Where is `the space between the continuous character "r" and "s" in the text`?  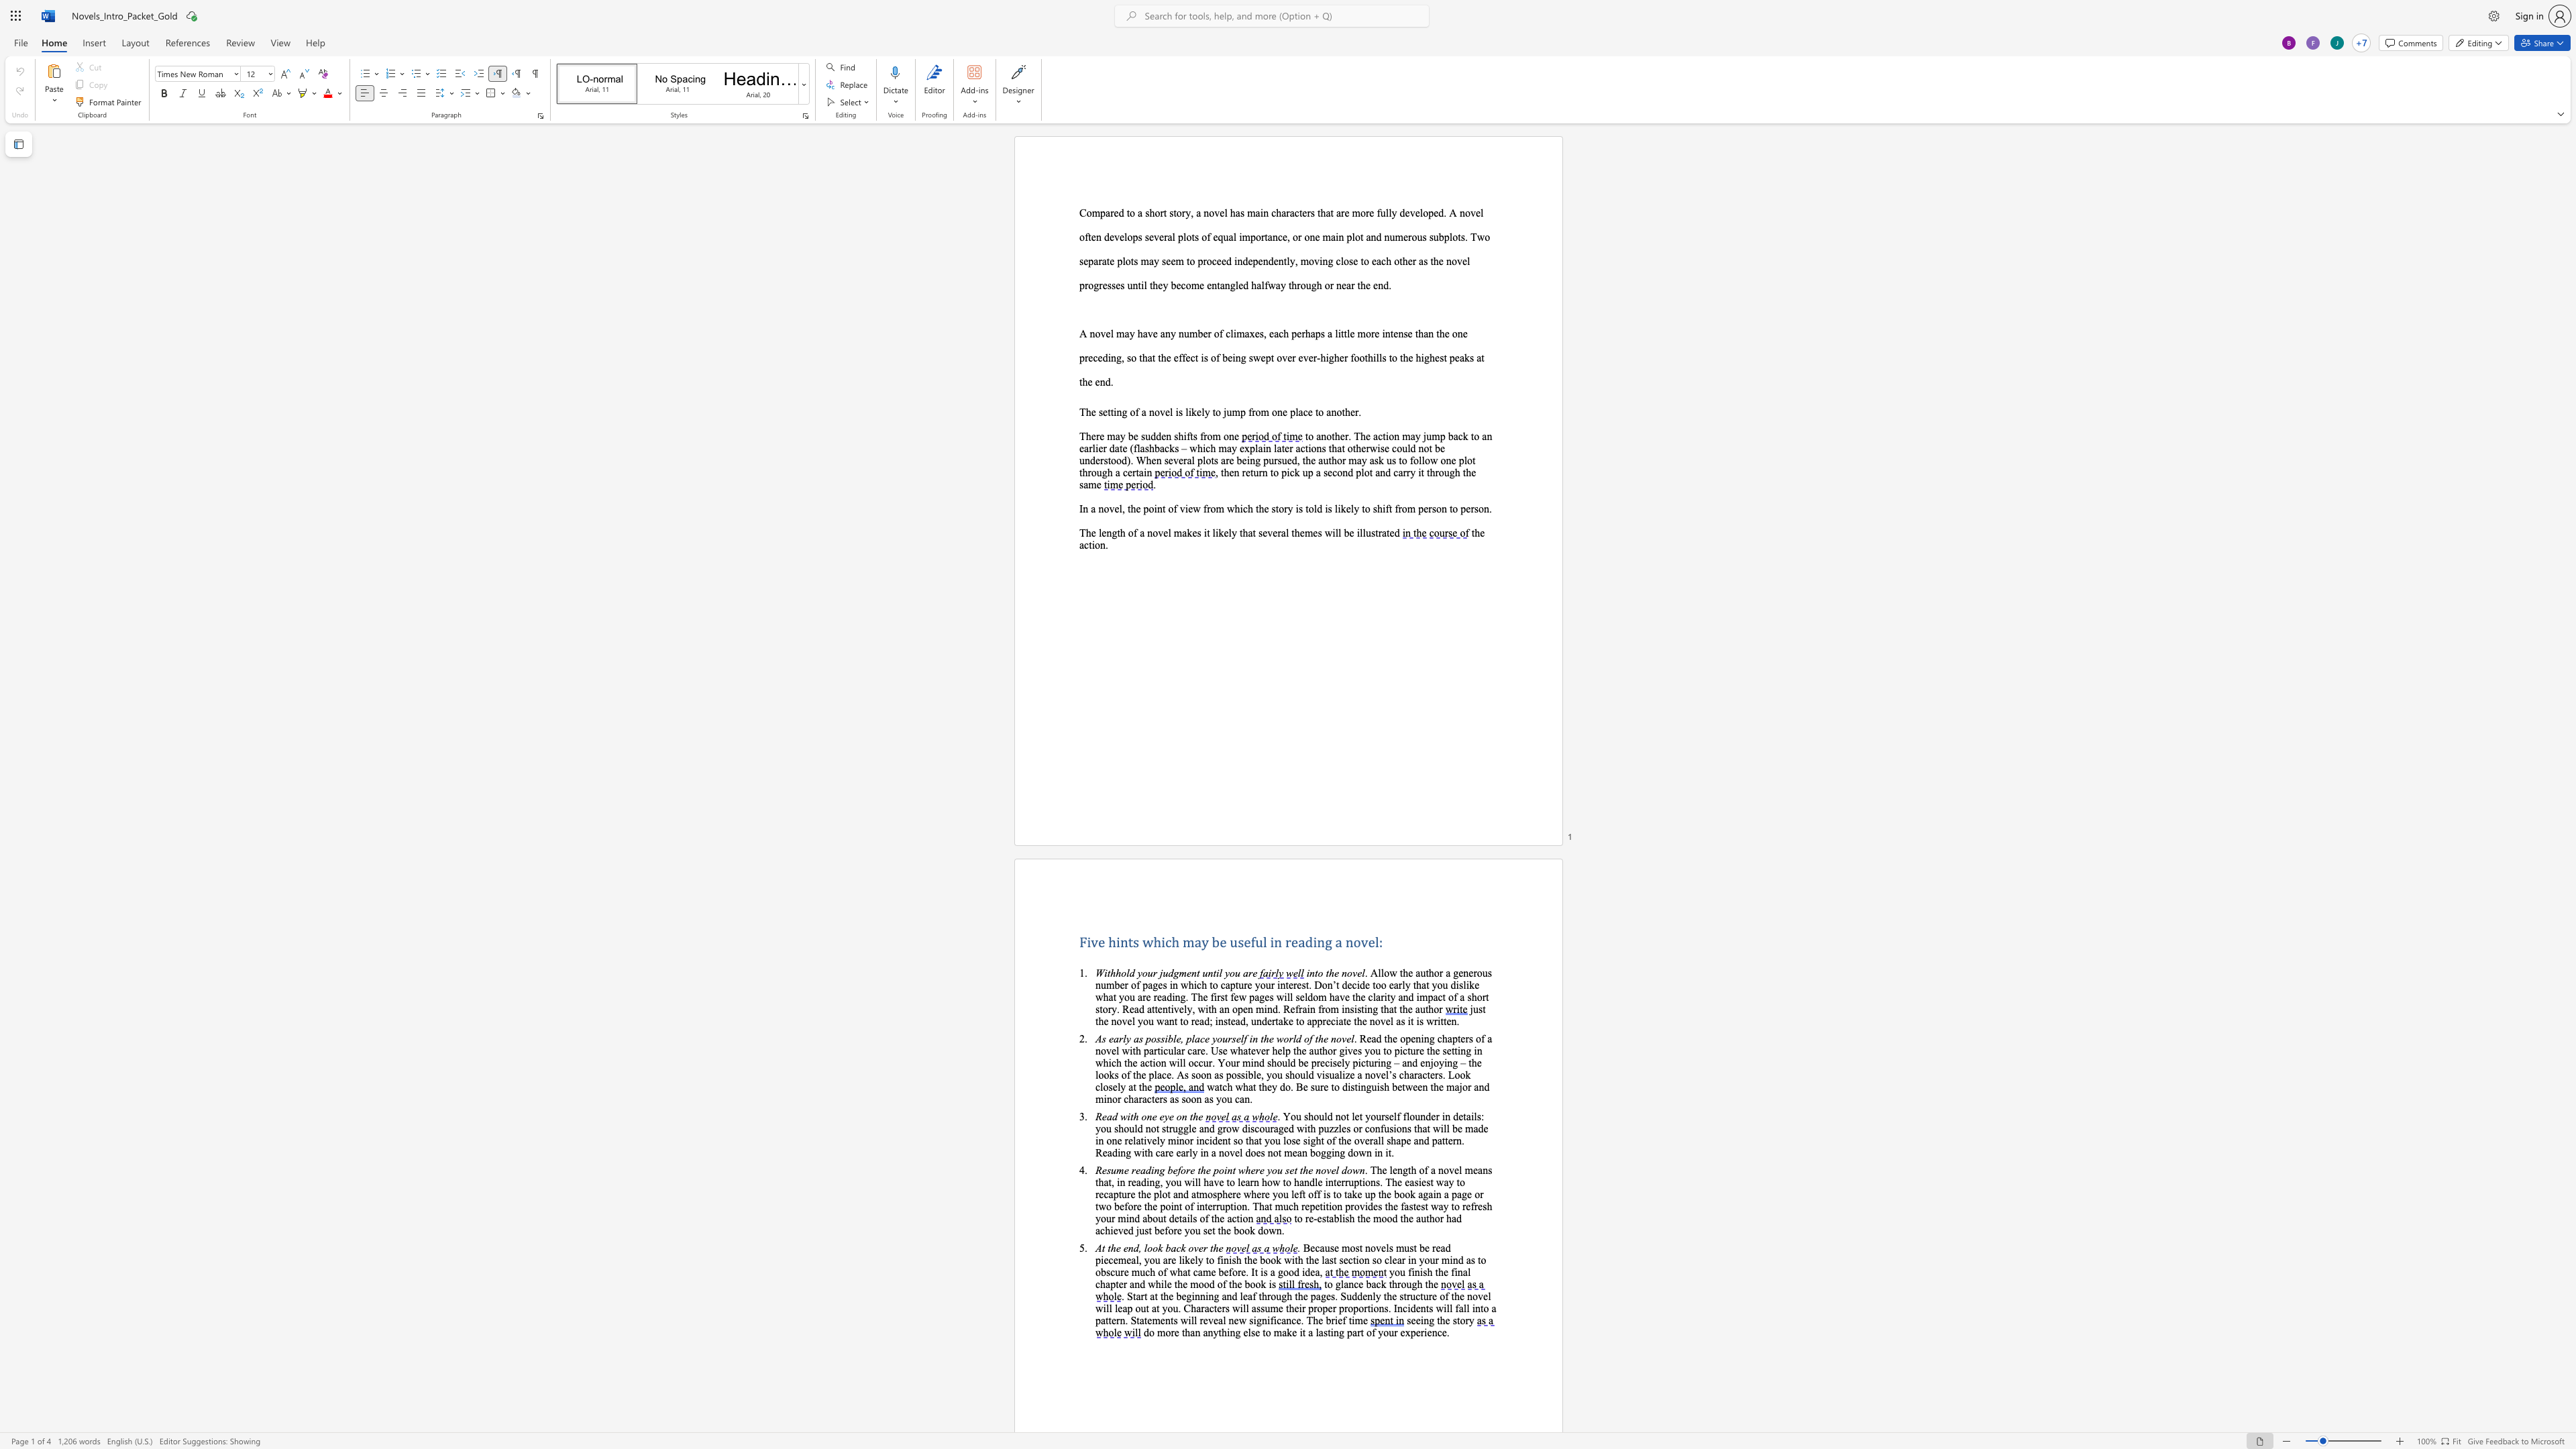 the space between the continuous character "r" and "s" in the text is located at coordinates (1311, 213).